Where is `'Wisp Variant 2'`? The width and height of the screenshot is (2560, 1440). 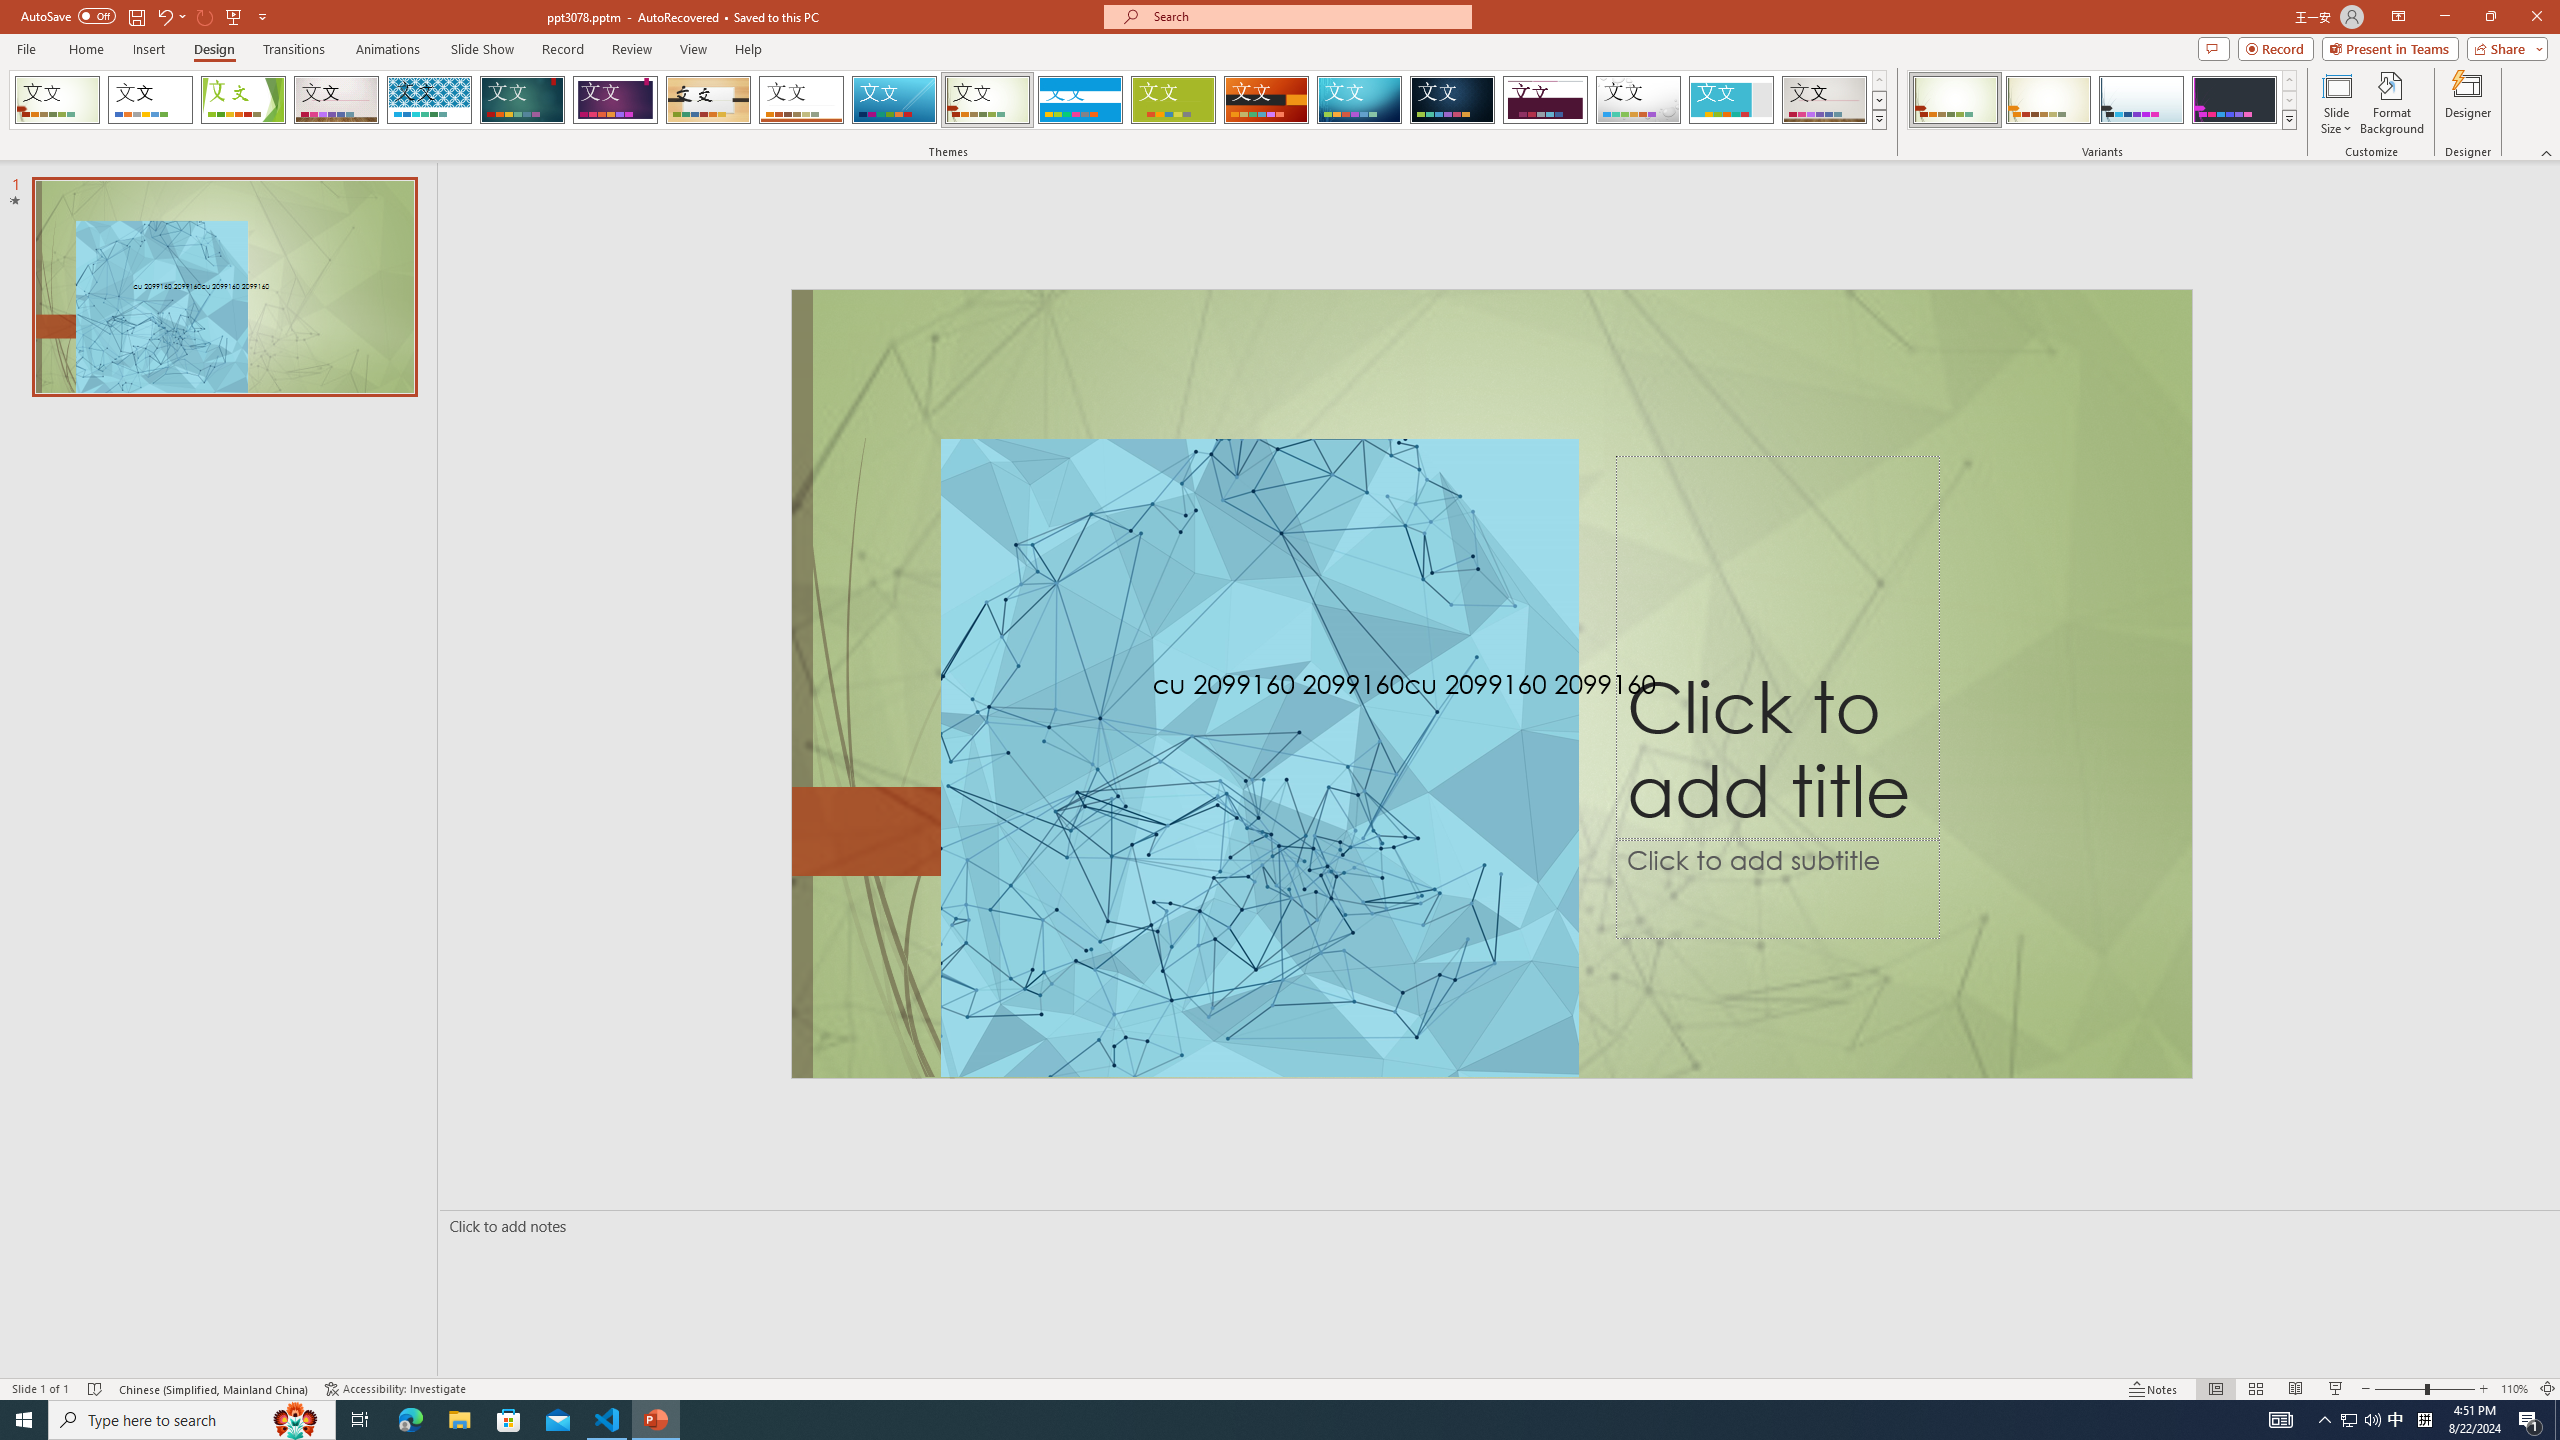
'Wisp Variant 2' is located at coordinates (2047, 99).